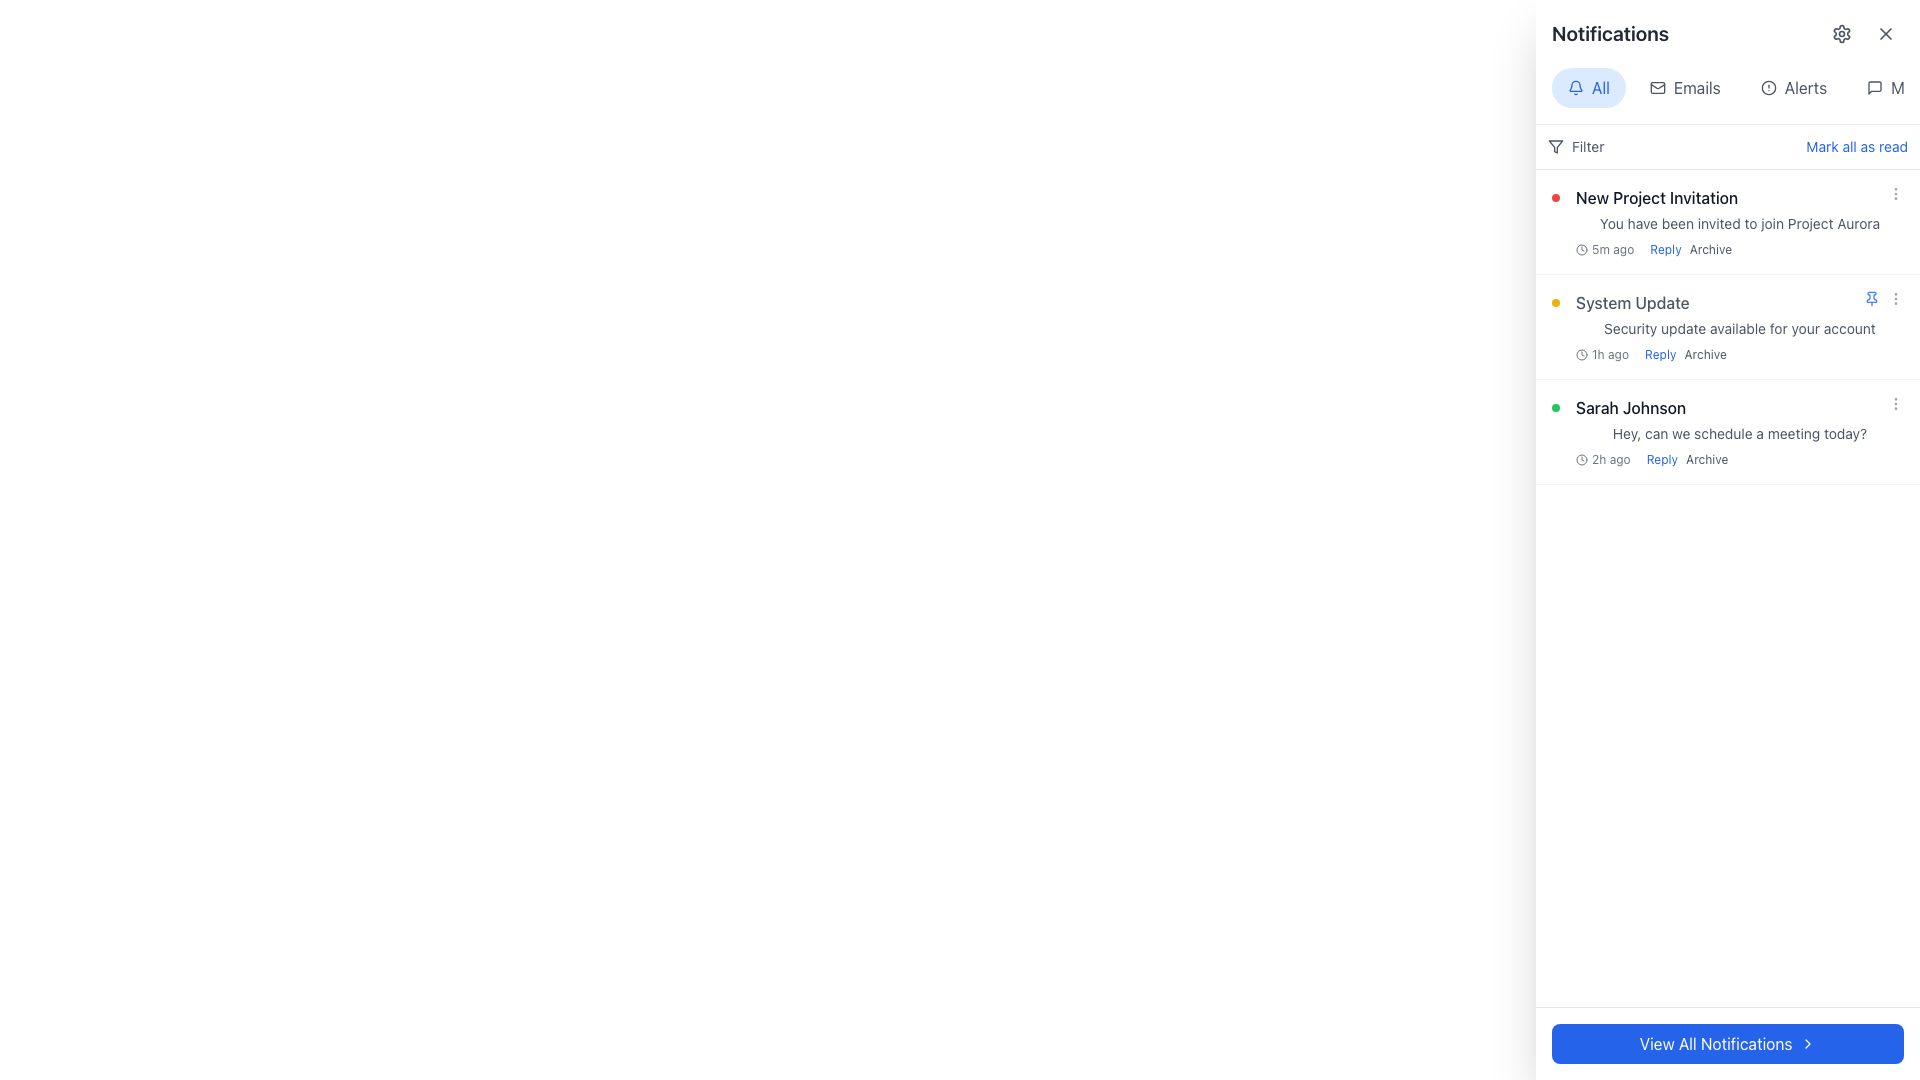  What do you see at coordinates (1871, 299) in the screenshot?
I see `the notification indicator icon located to the right of the 'System Update' notification, just before the three-dot menu icon` at bounding box center [1871, 299].